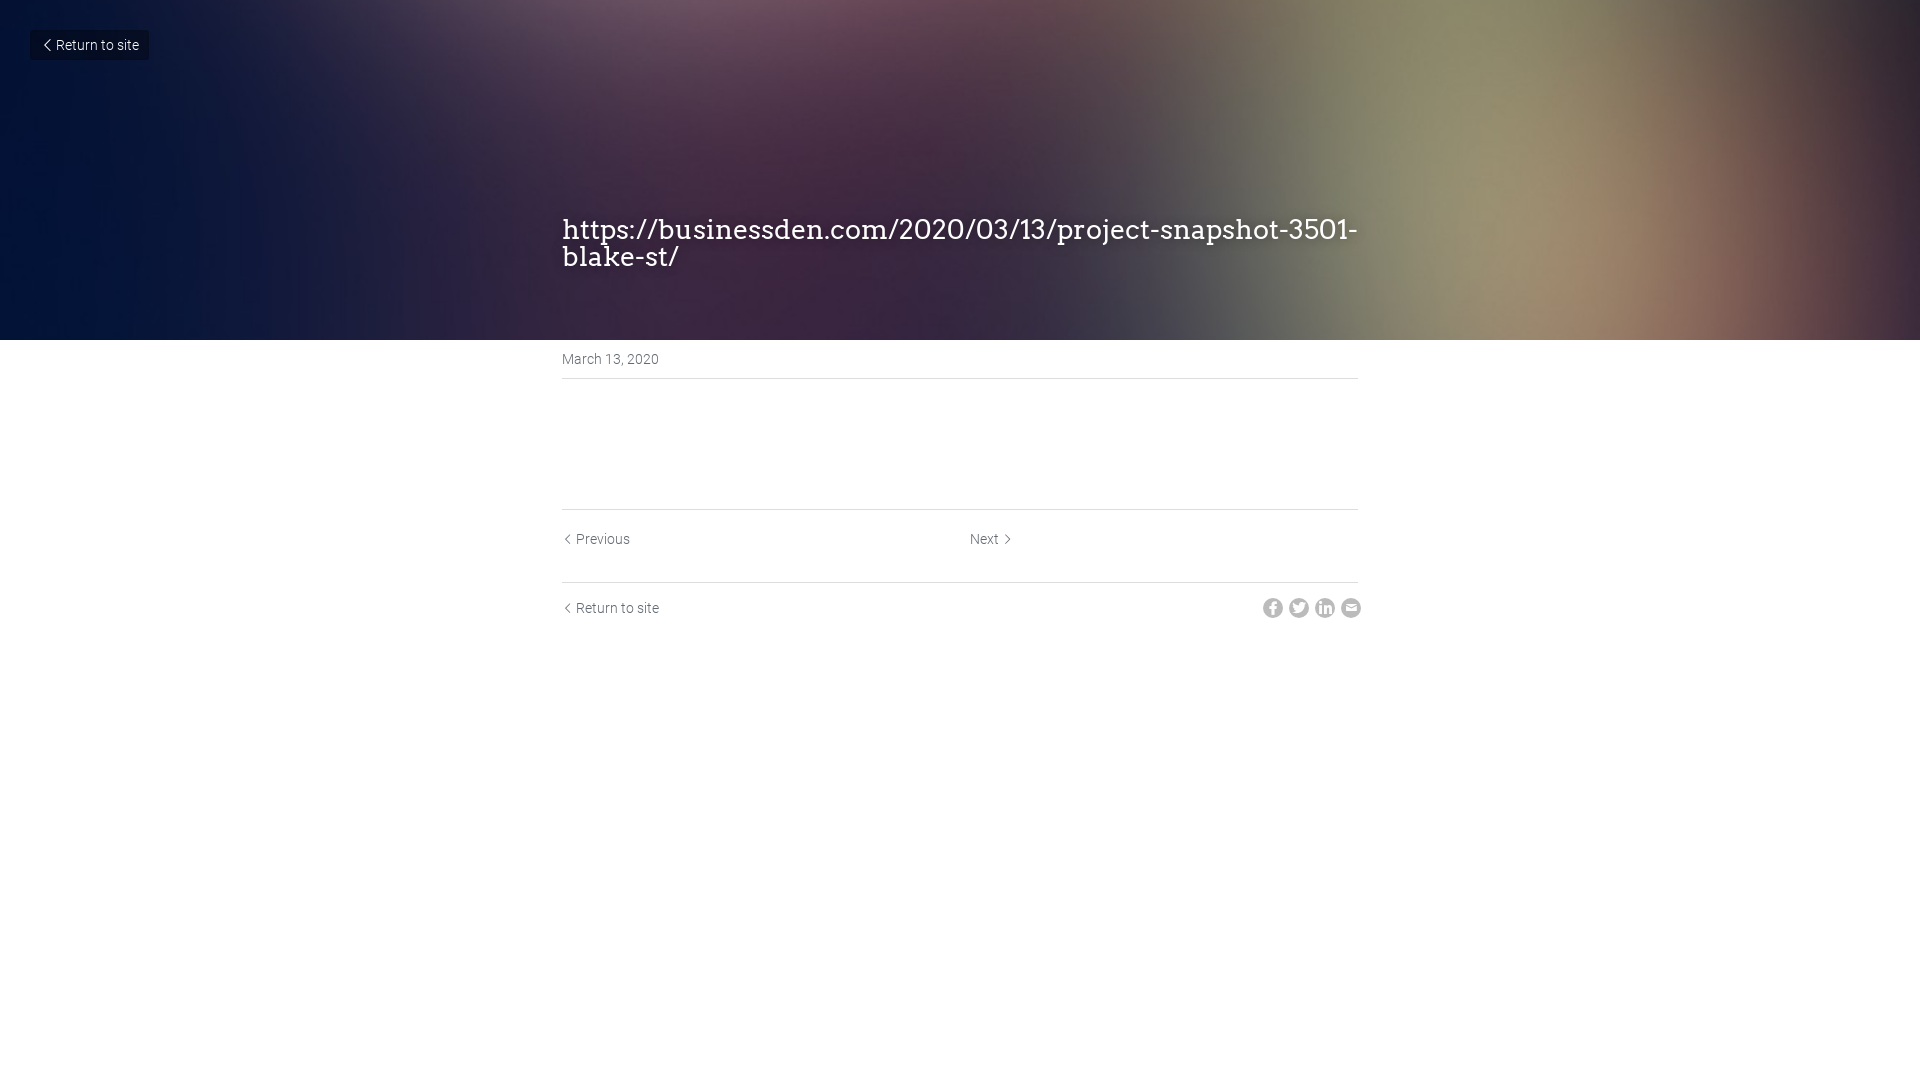  I want to click on 'Previous', so click(594, 538).